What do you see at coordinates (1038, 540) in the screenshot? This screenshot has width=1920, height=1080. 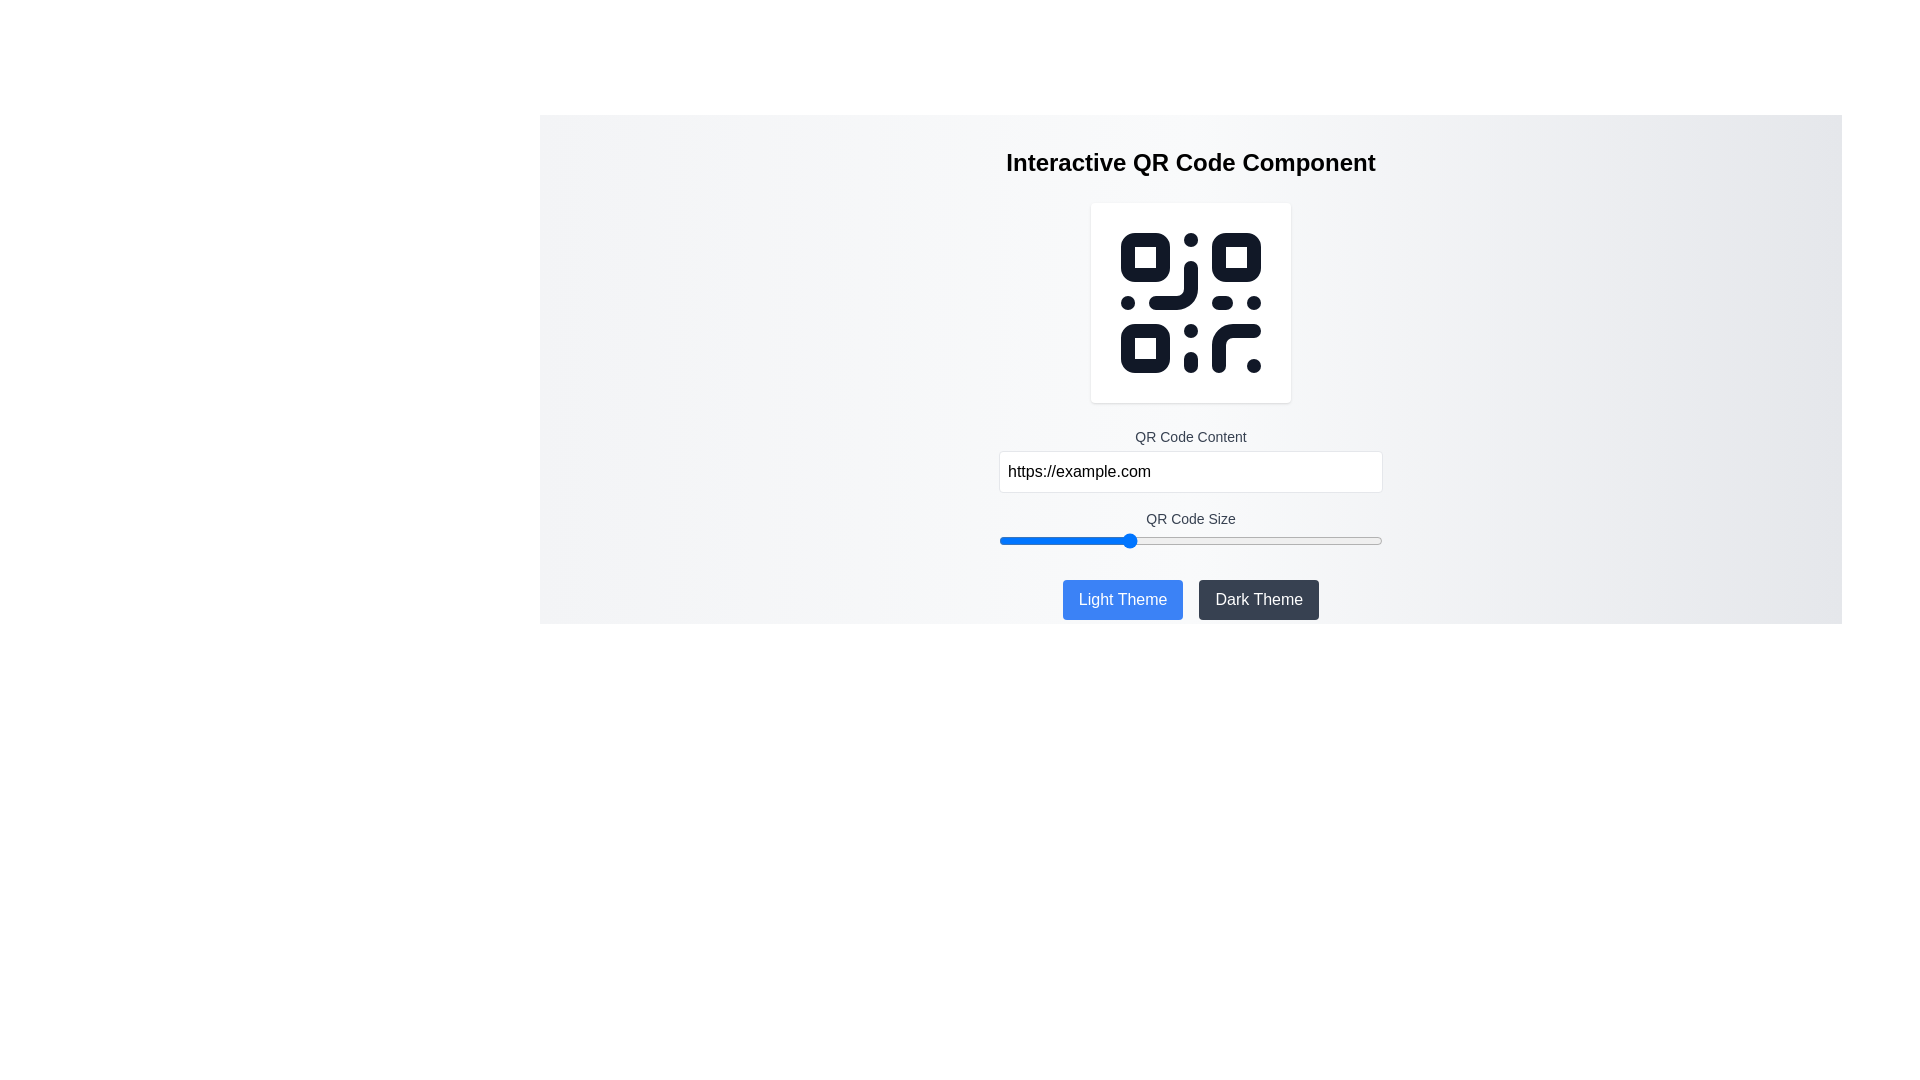 I see `the QR Code size` at bounding box center [1038, 540].